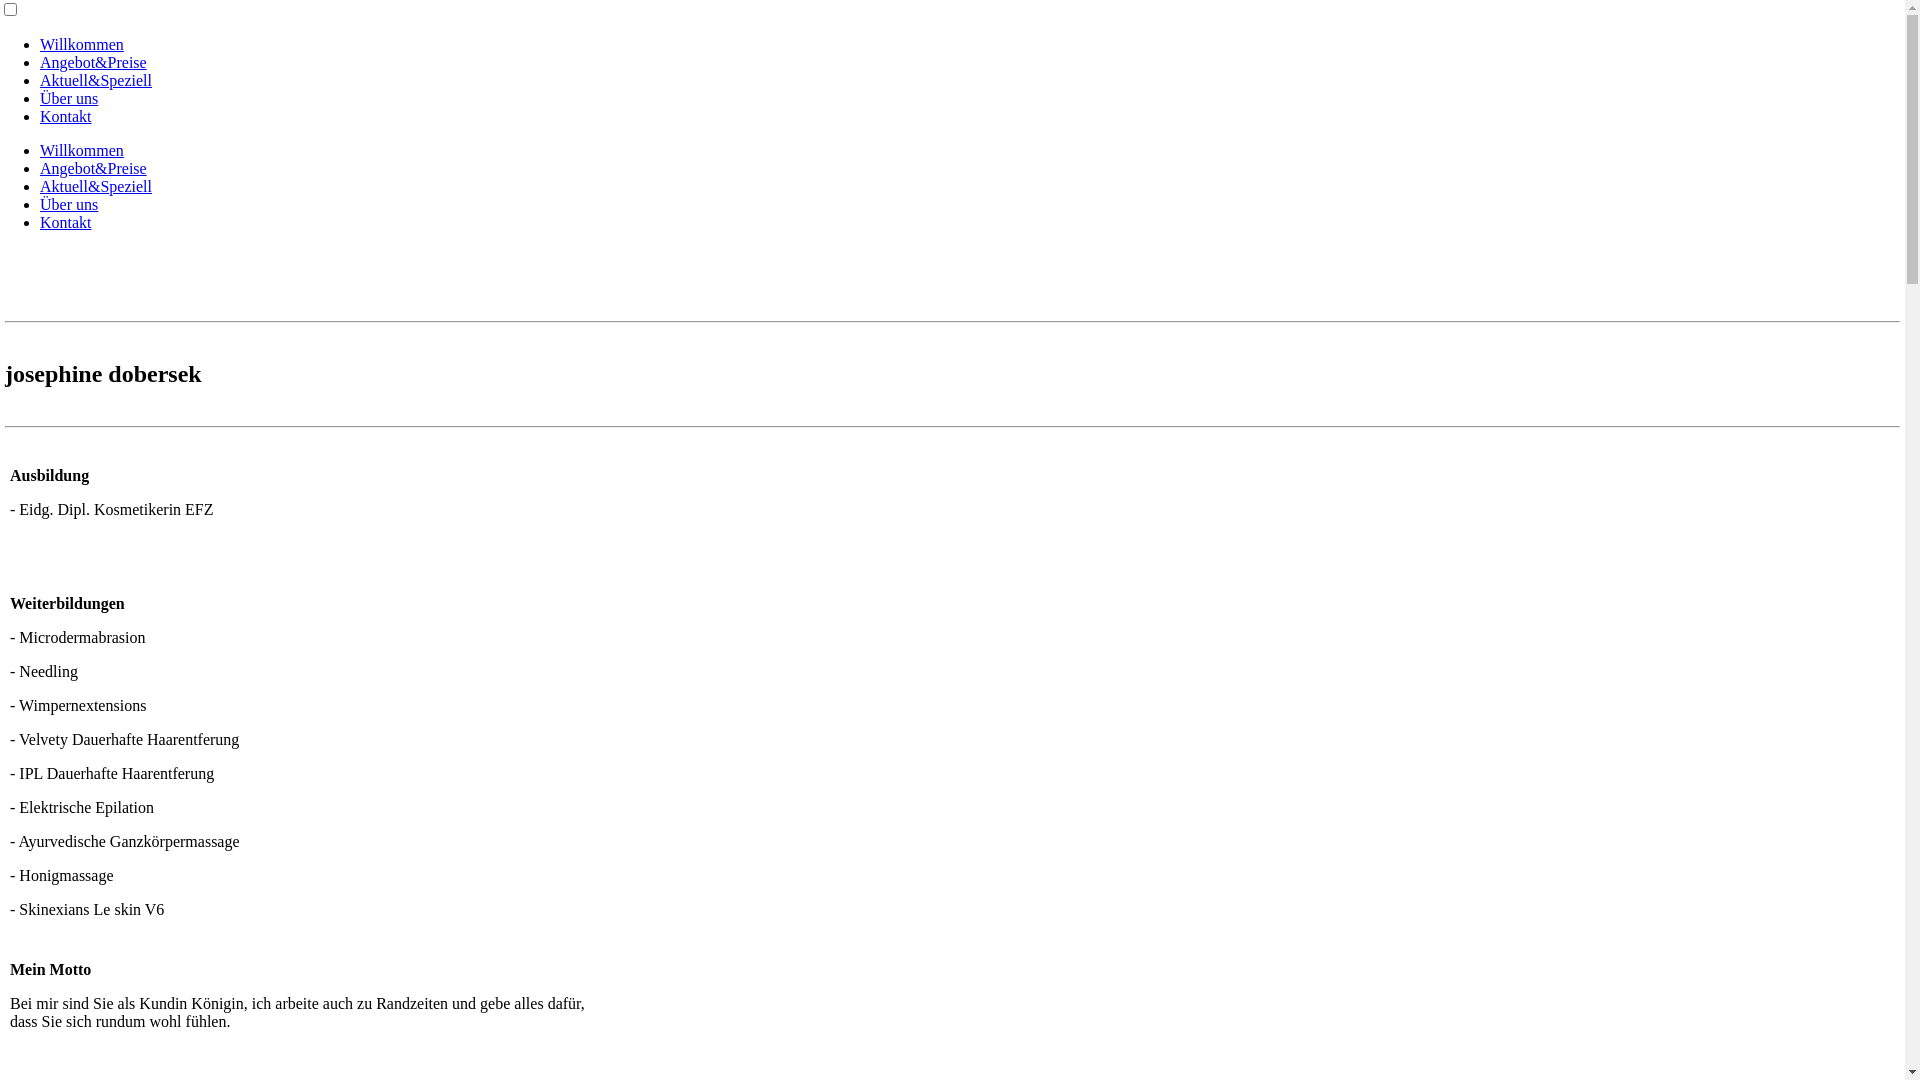 Image resolution: width=1920 pixels, height=1080 pixels. What do you see at coordinates (66, 116) in the screenshot?
I see `'Kontakt'` at bounding box center [66, 116].